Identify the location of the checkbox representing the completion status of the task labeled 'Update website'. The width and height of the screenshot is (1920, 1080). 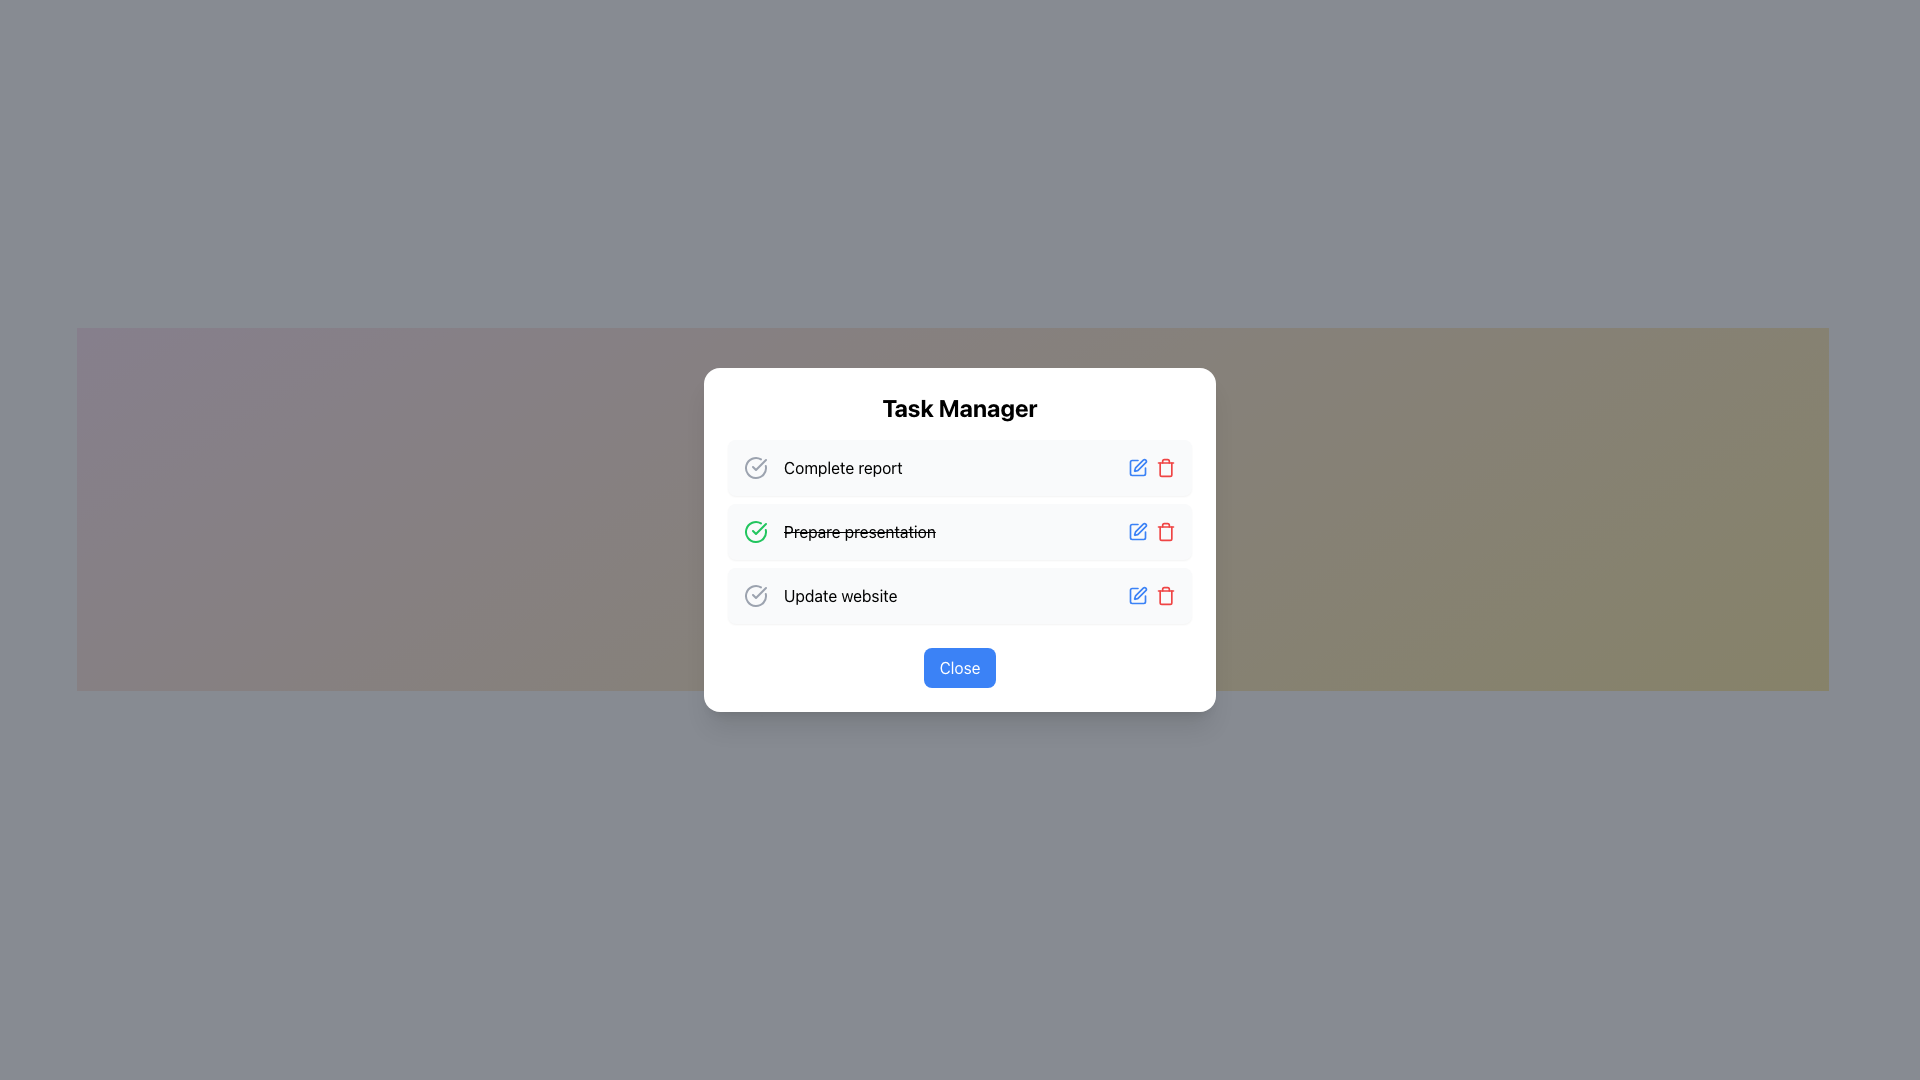
(754, 595).